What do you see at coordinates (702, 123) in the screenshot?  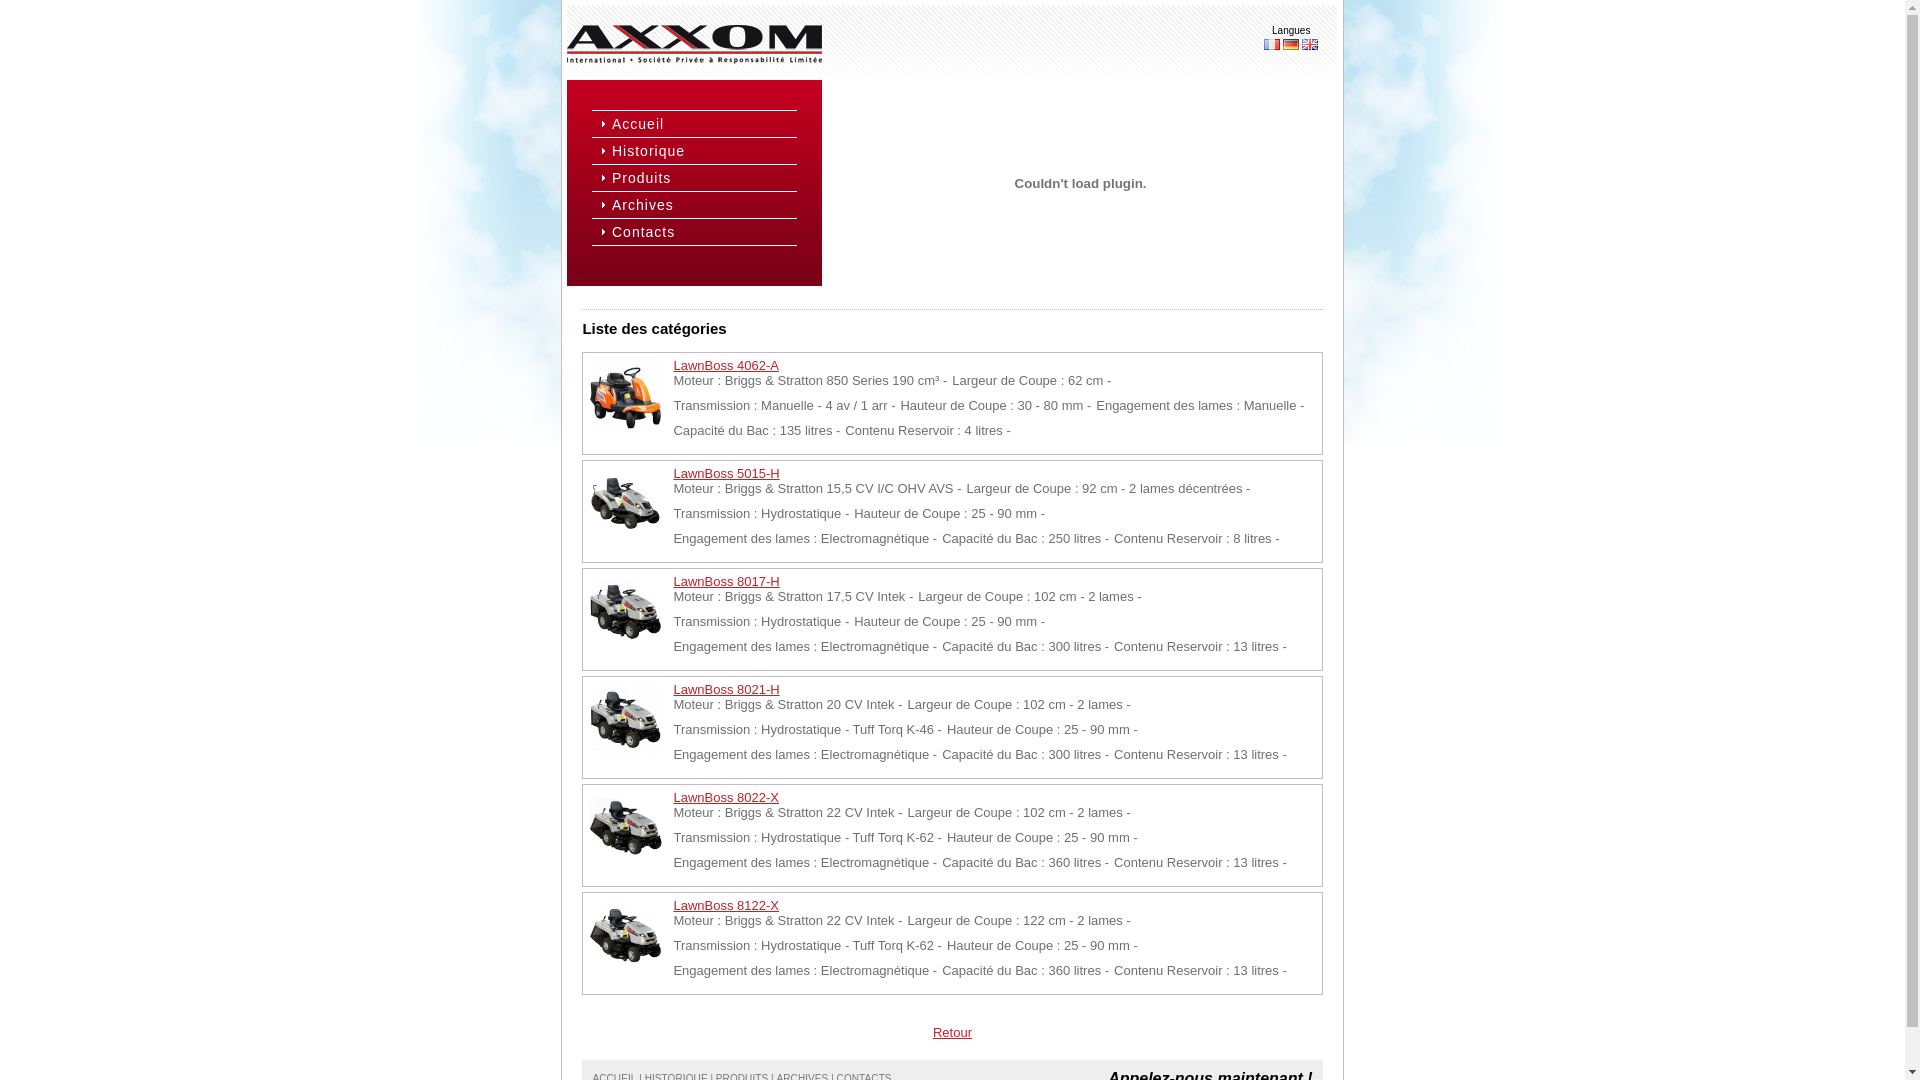 I see `'Accueil'` at bounding box center [702, 123].